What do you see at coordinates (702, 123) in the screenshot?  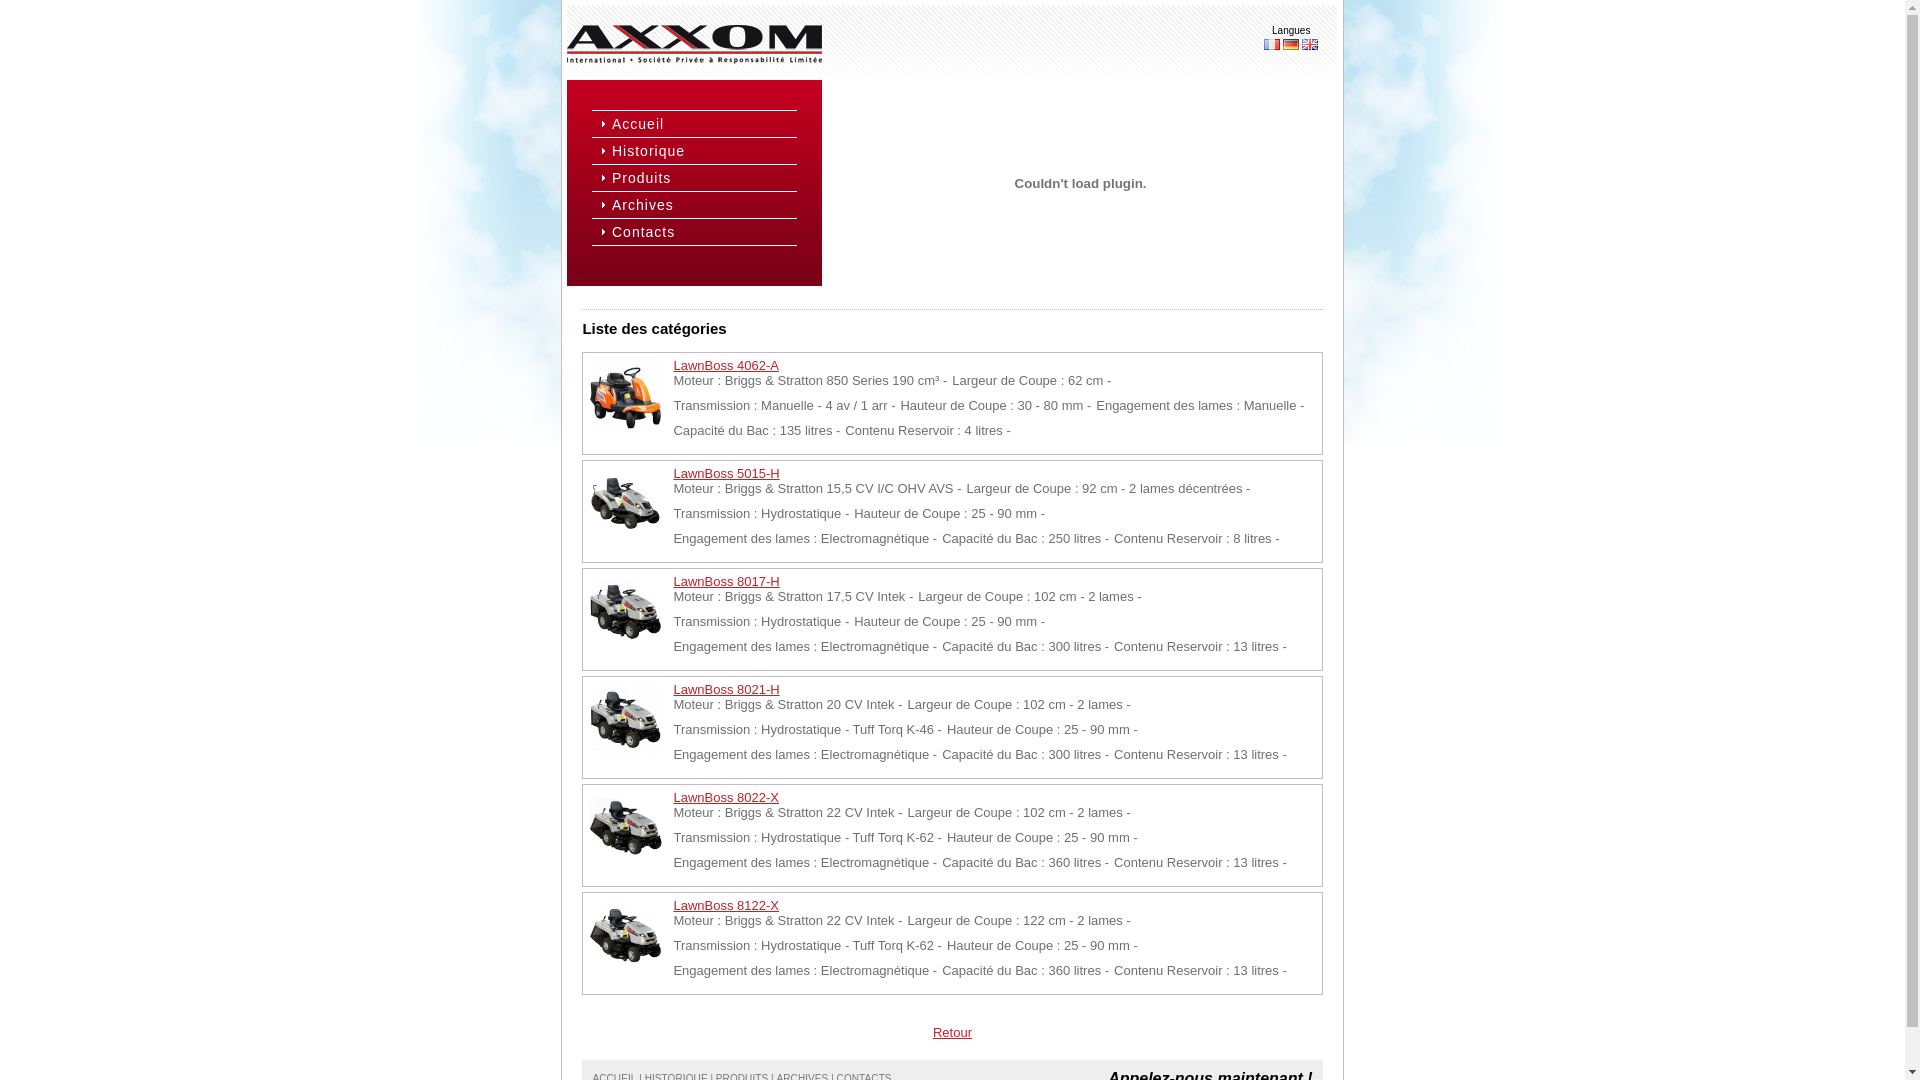 I see `'Accueil'` at bounding box center [702, 123].